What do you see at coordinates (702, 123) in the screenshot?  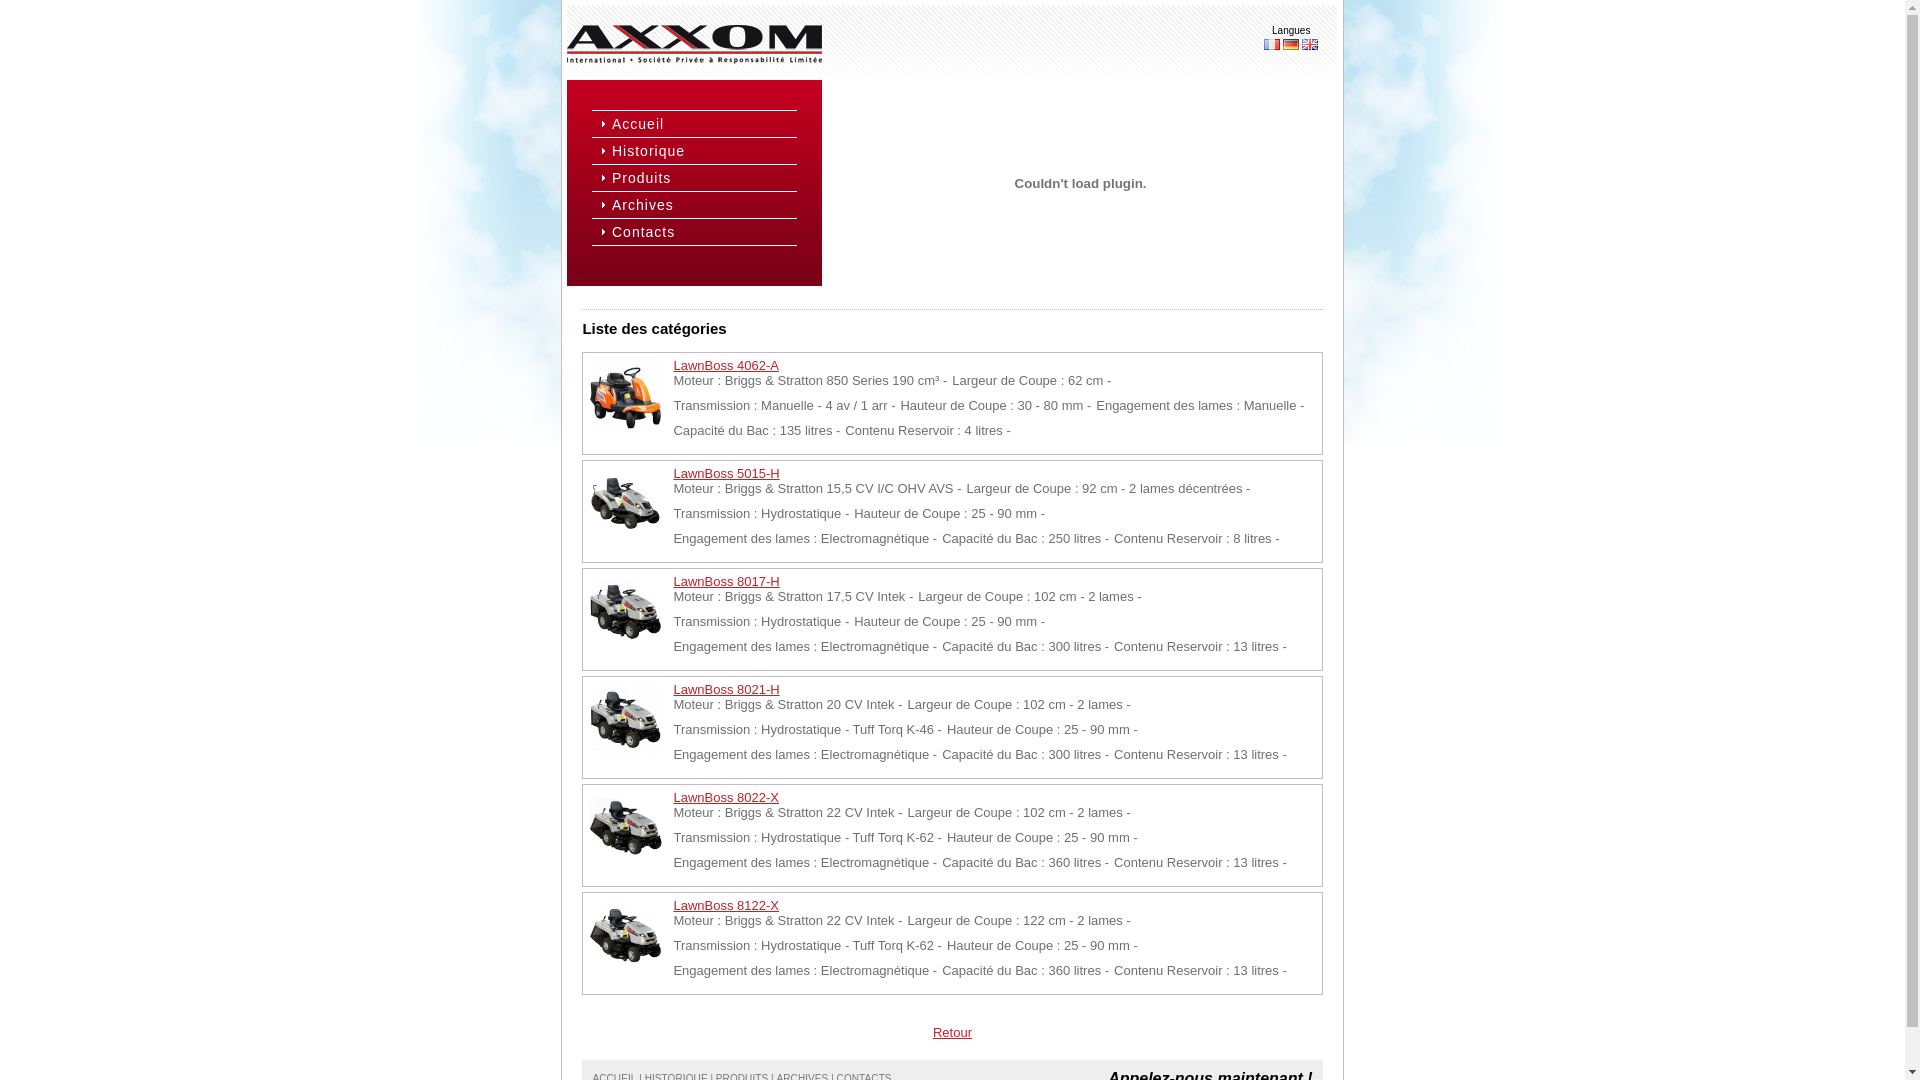 I see `'Accueil'` at bounding box center [702, 123].